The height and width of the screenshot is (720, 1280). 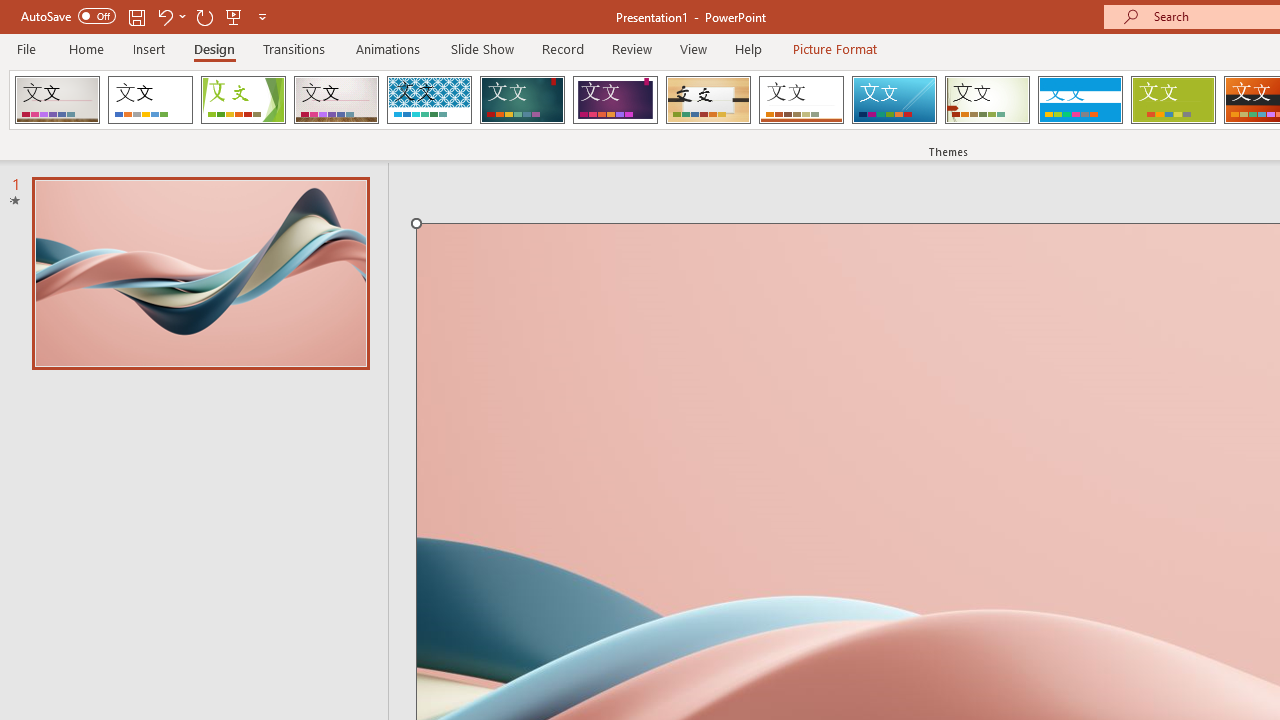 I want to click on 'AfterglowVTI', so click(x=57, y=100).